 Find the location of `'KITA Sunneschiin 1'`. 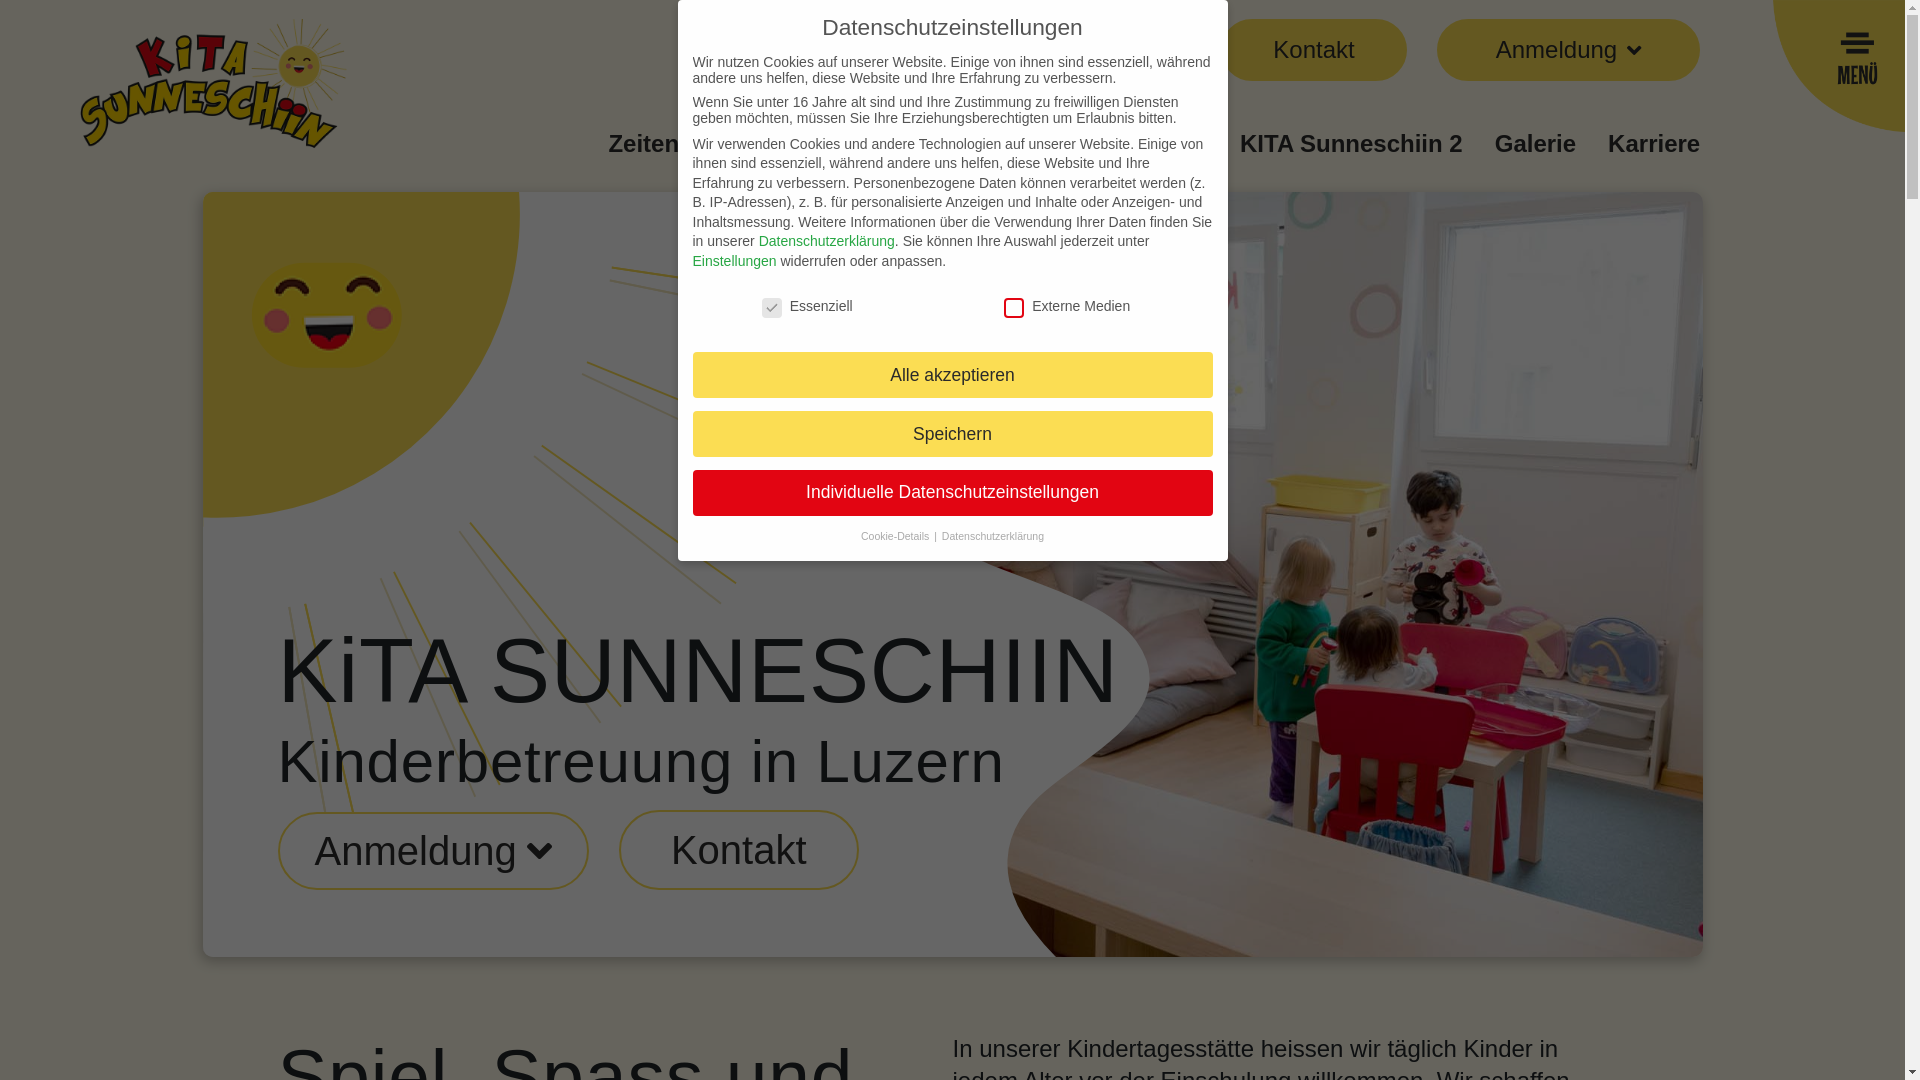

'KITA Sunneschiin 1' is located at coordinates (1095, 142).